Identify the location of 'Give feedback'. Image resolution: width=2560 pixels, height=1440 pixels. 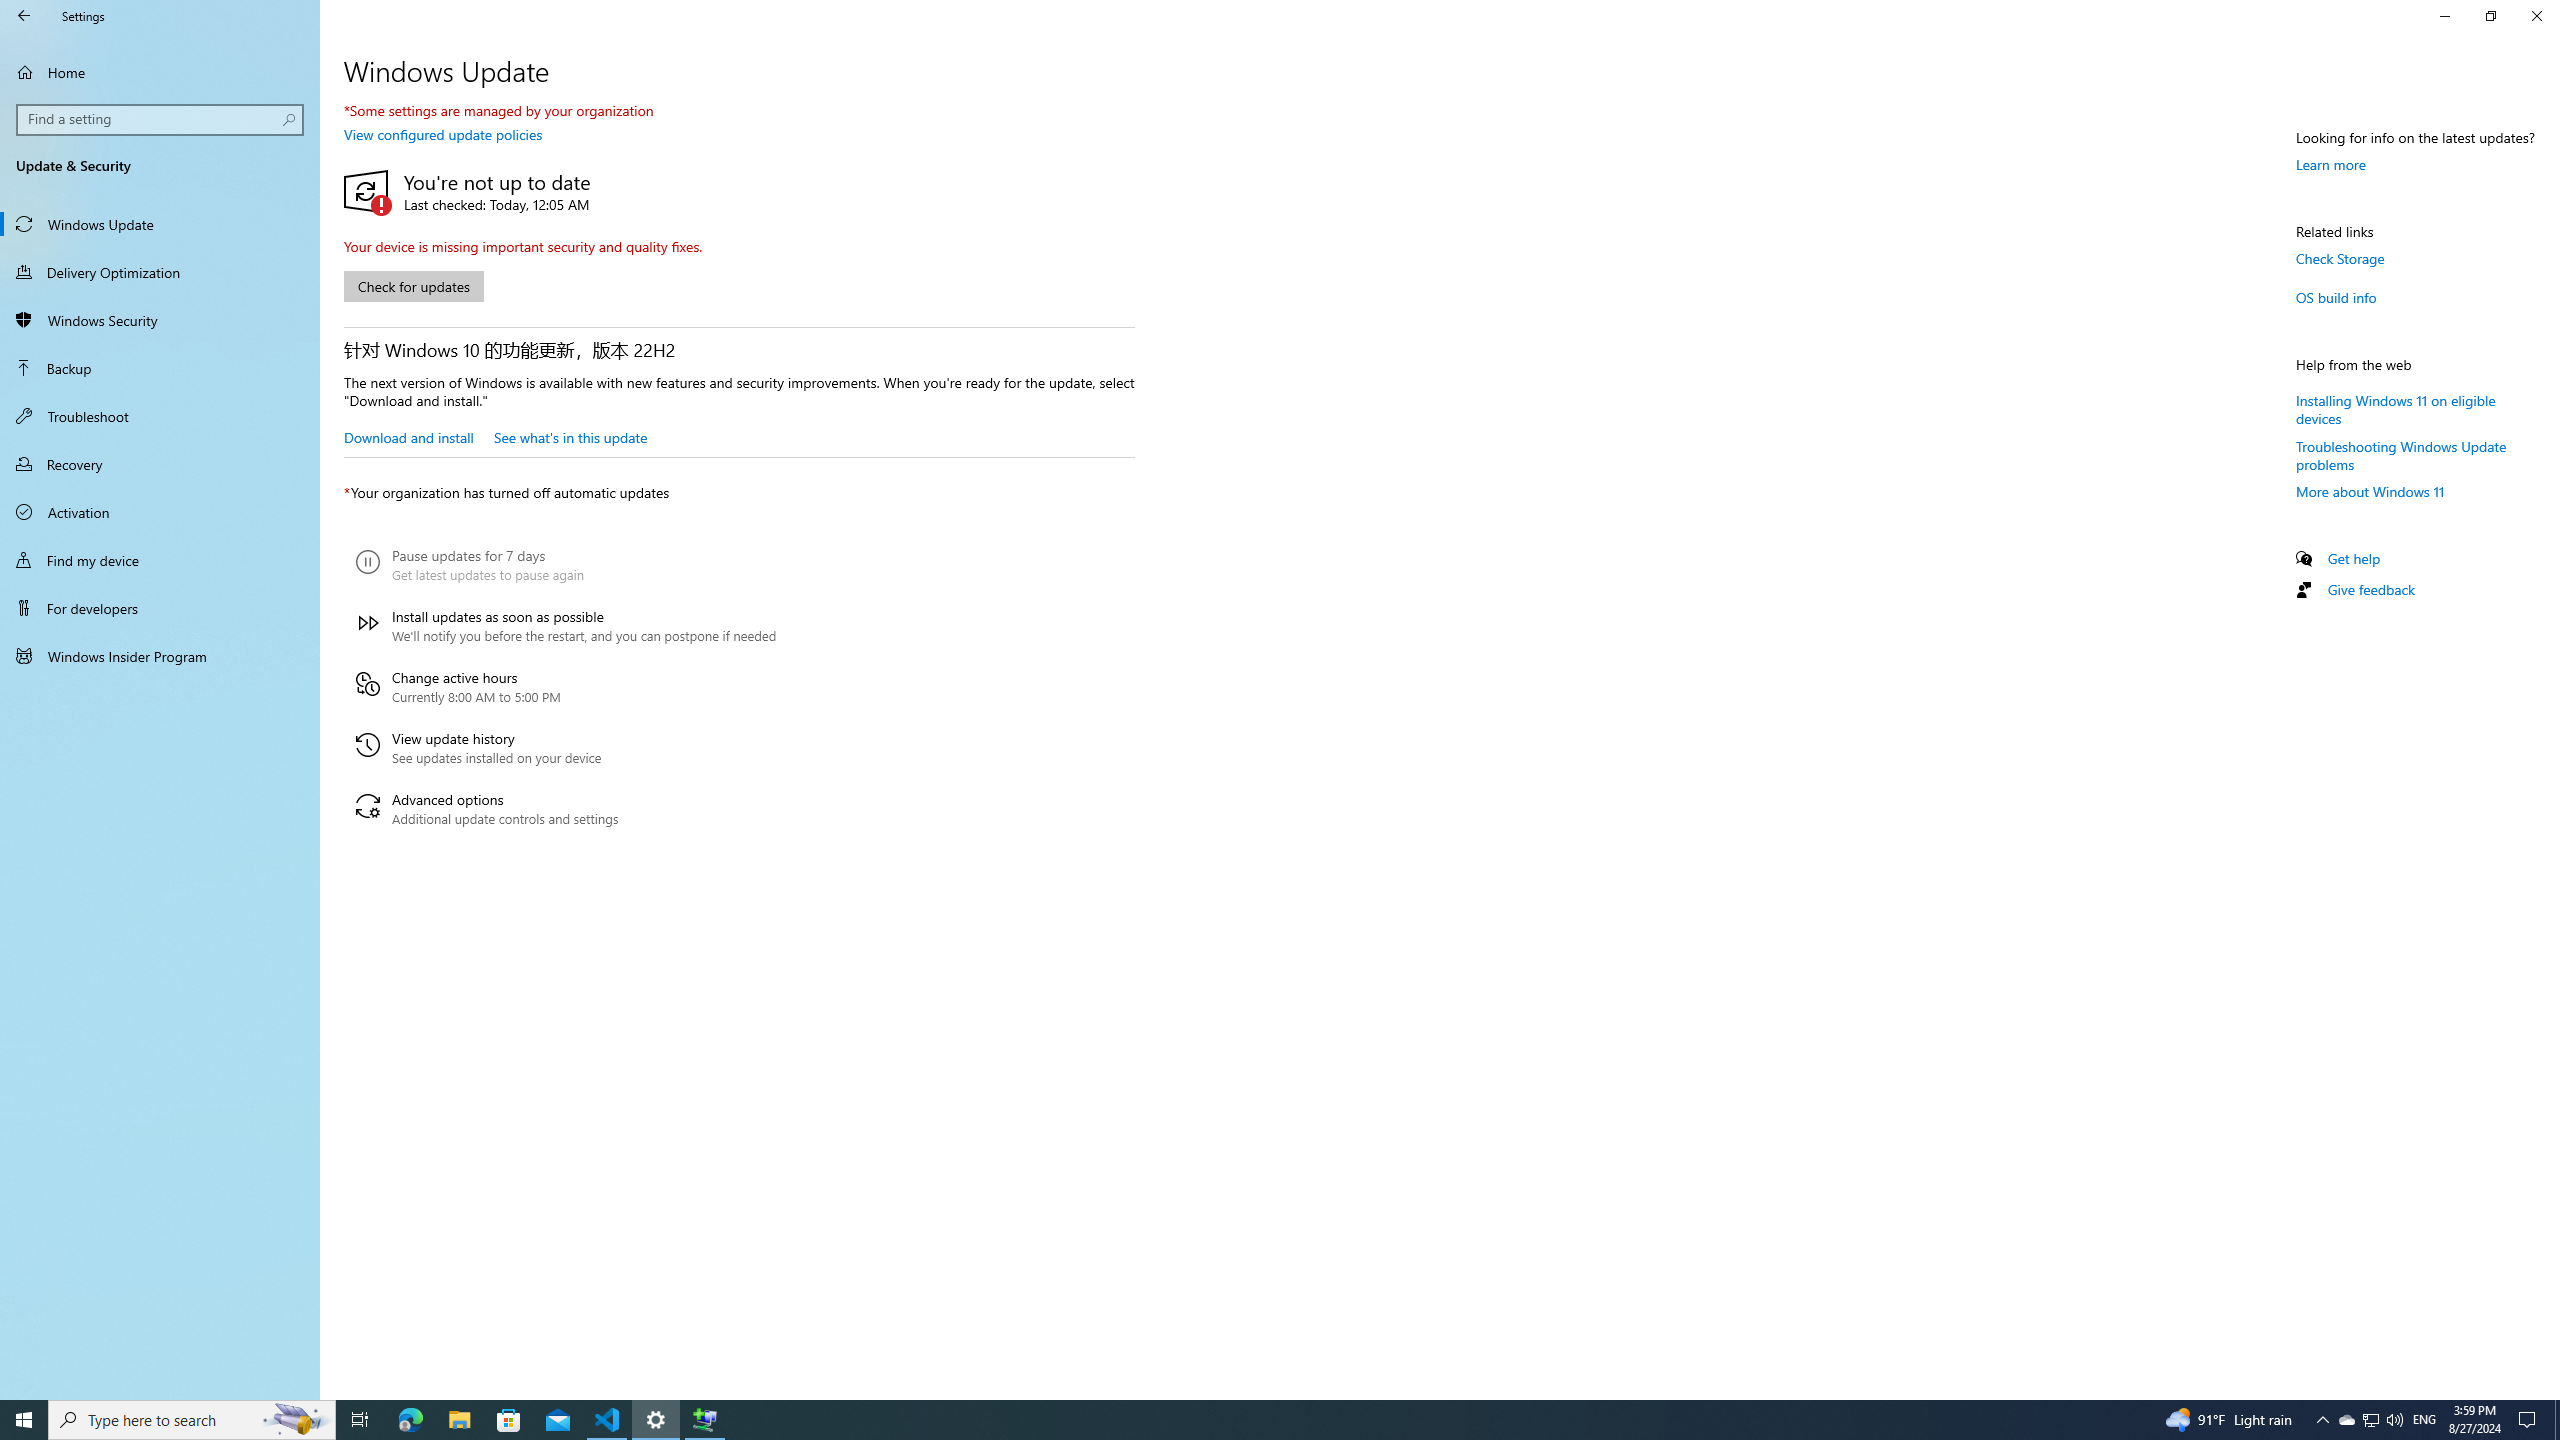
(2369, 589).